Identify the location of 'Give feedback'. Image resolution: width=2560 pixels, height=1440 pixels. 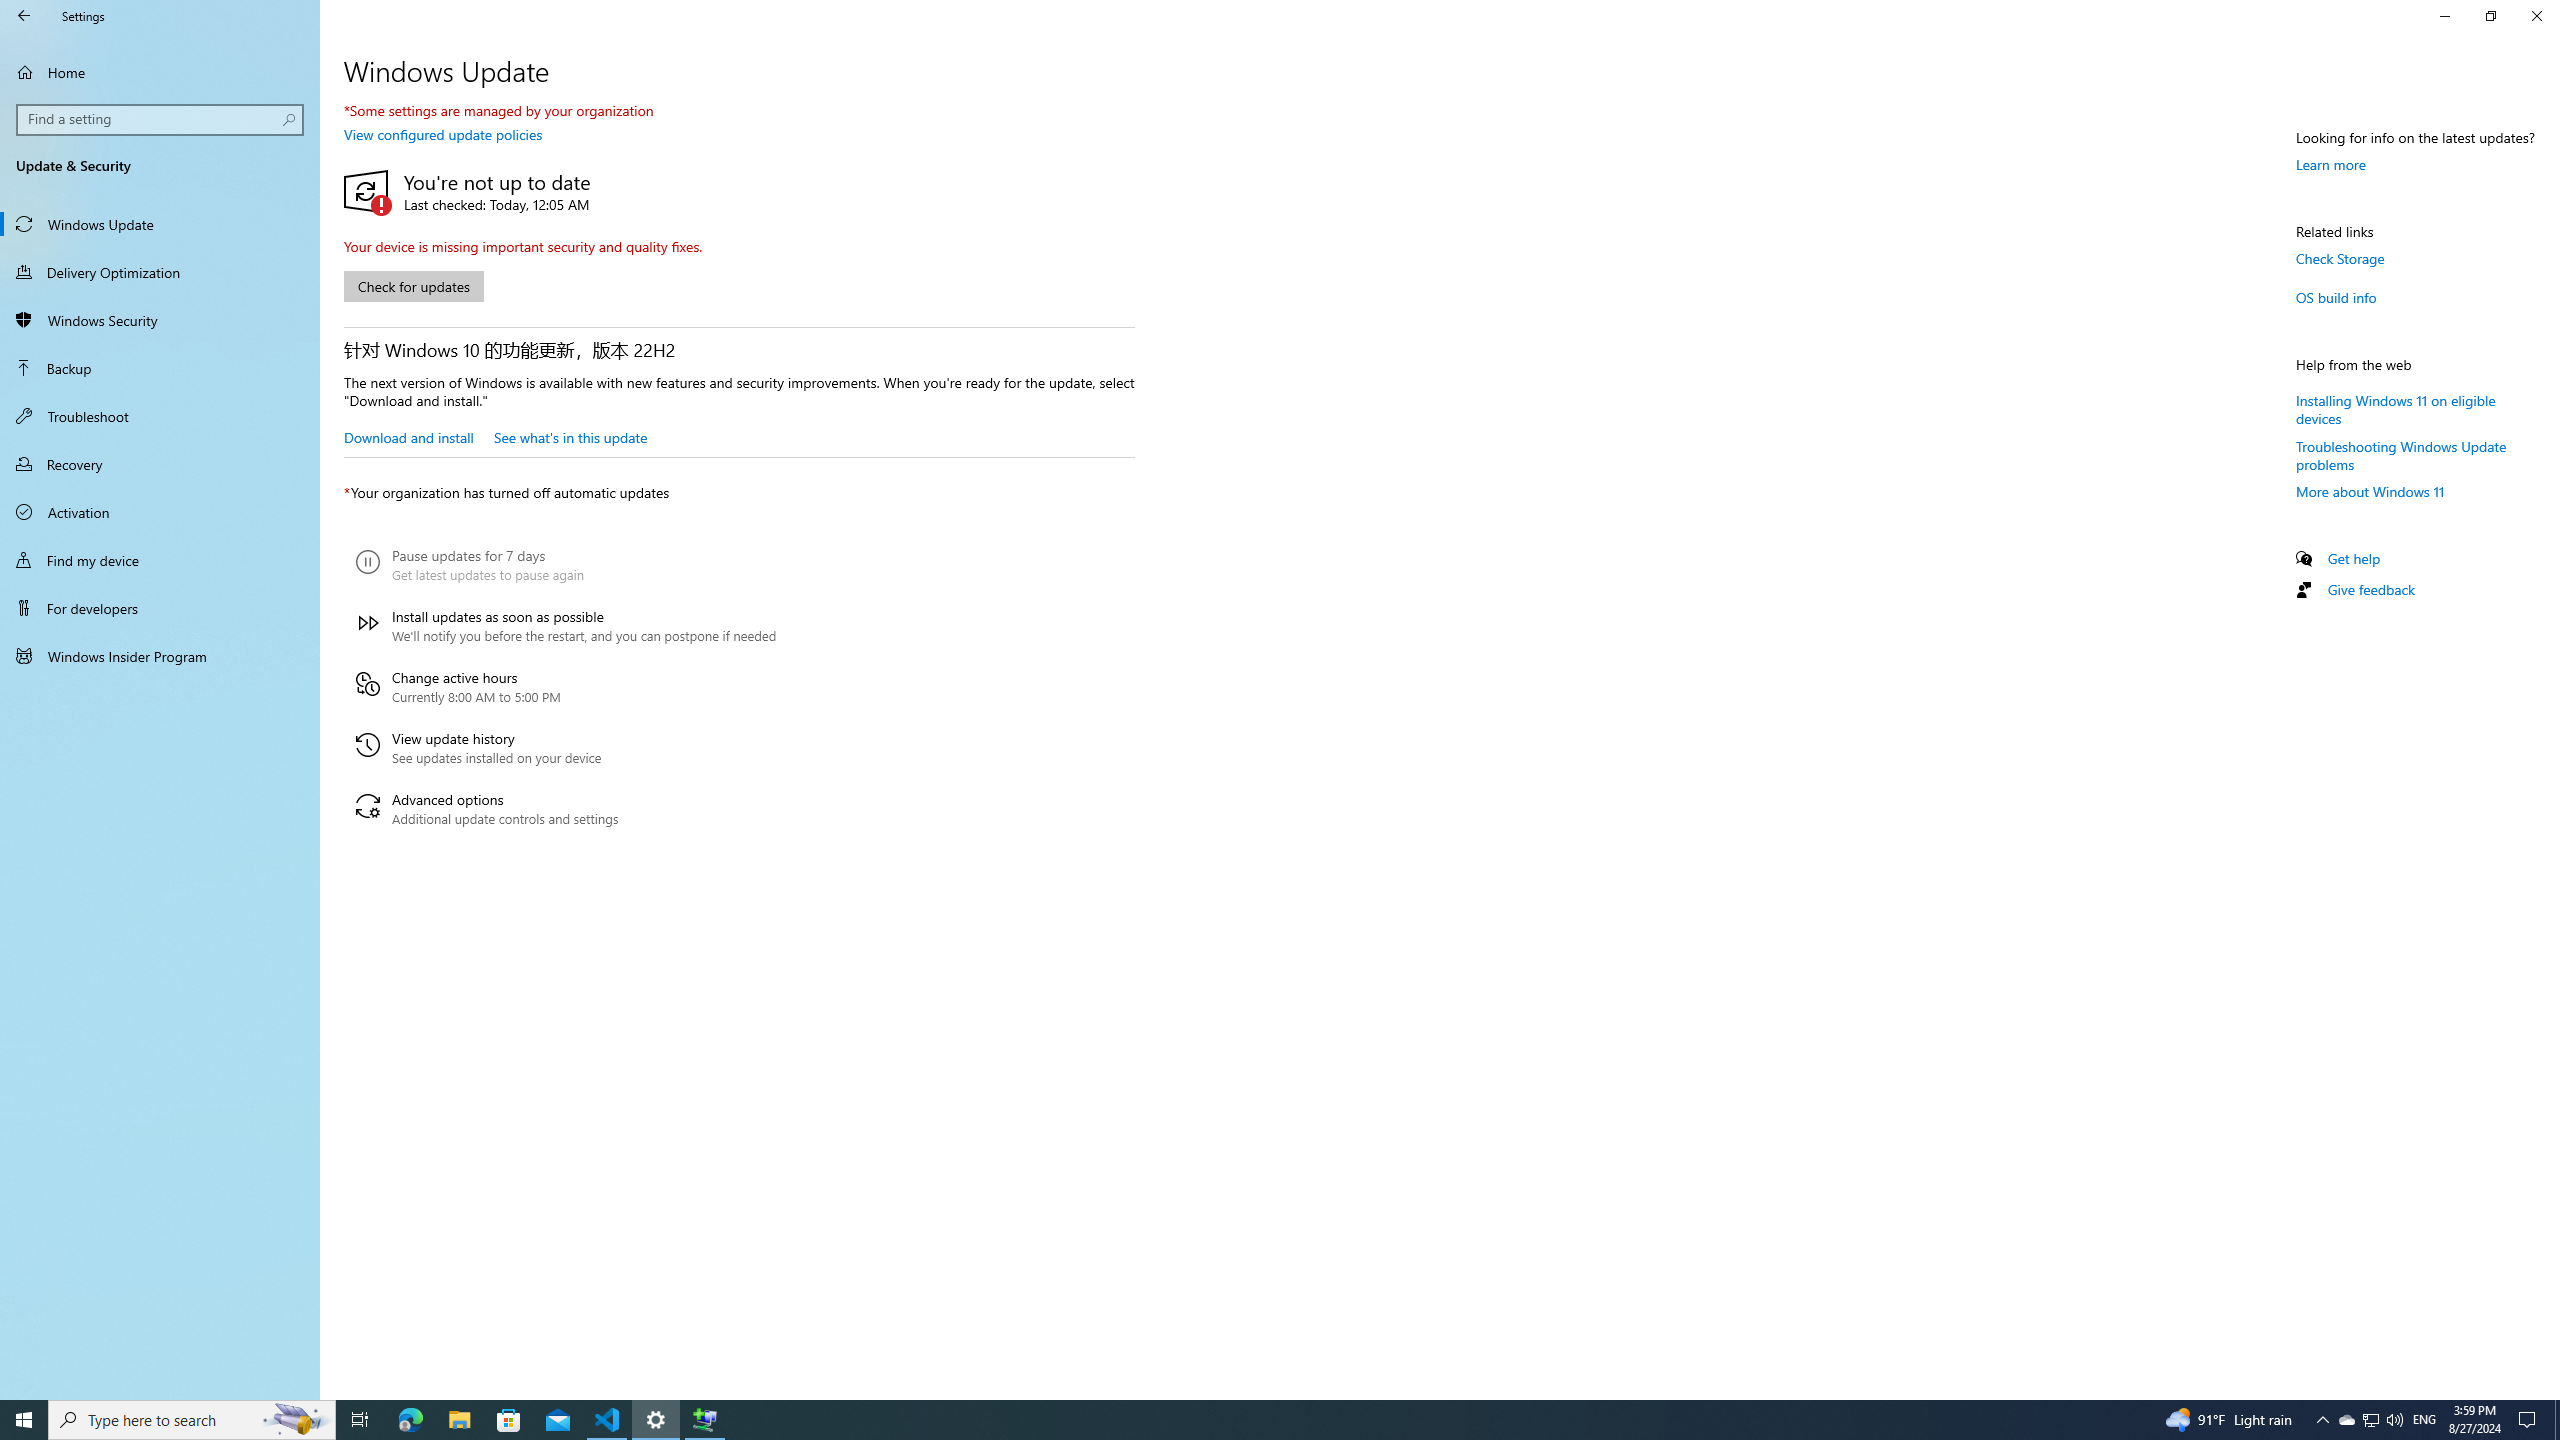
(2369, 589).